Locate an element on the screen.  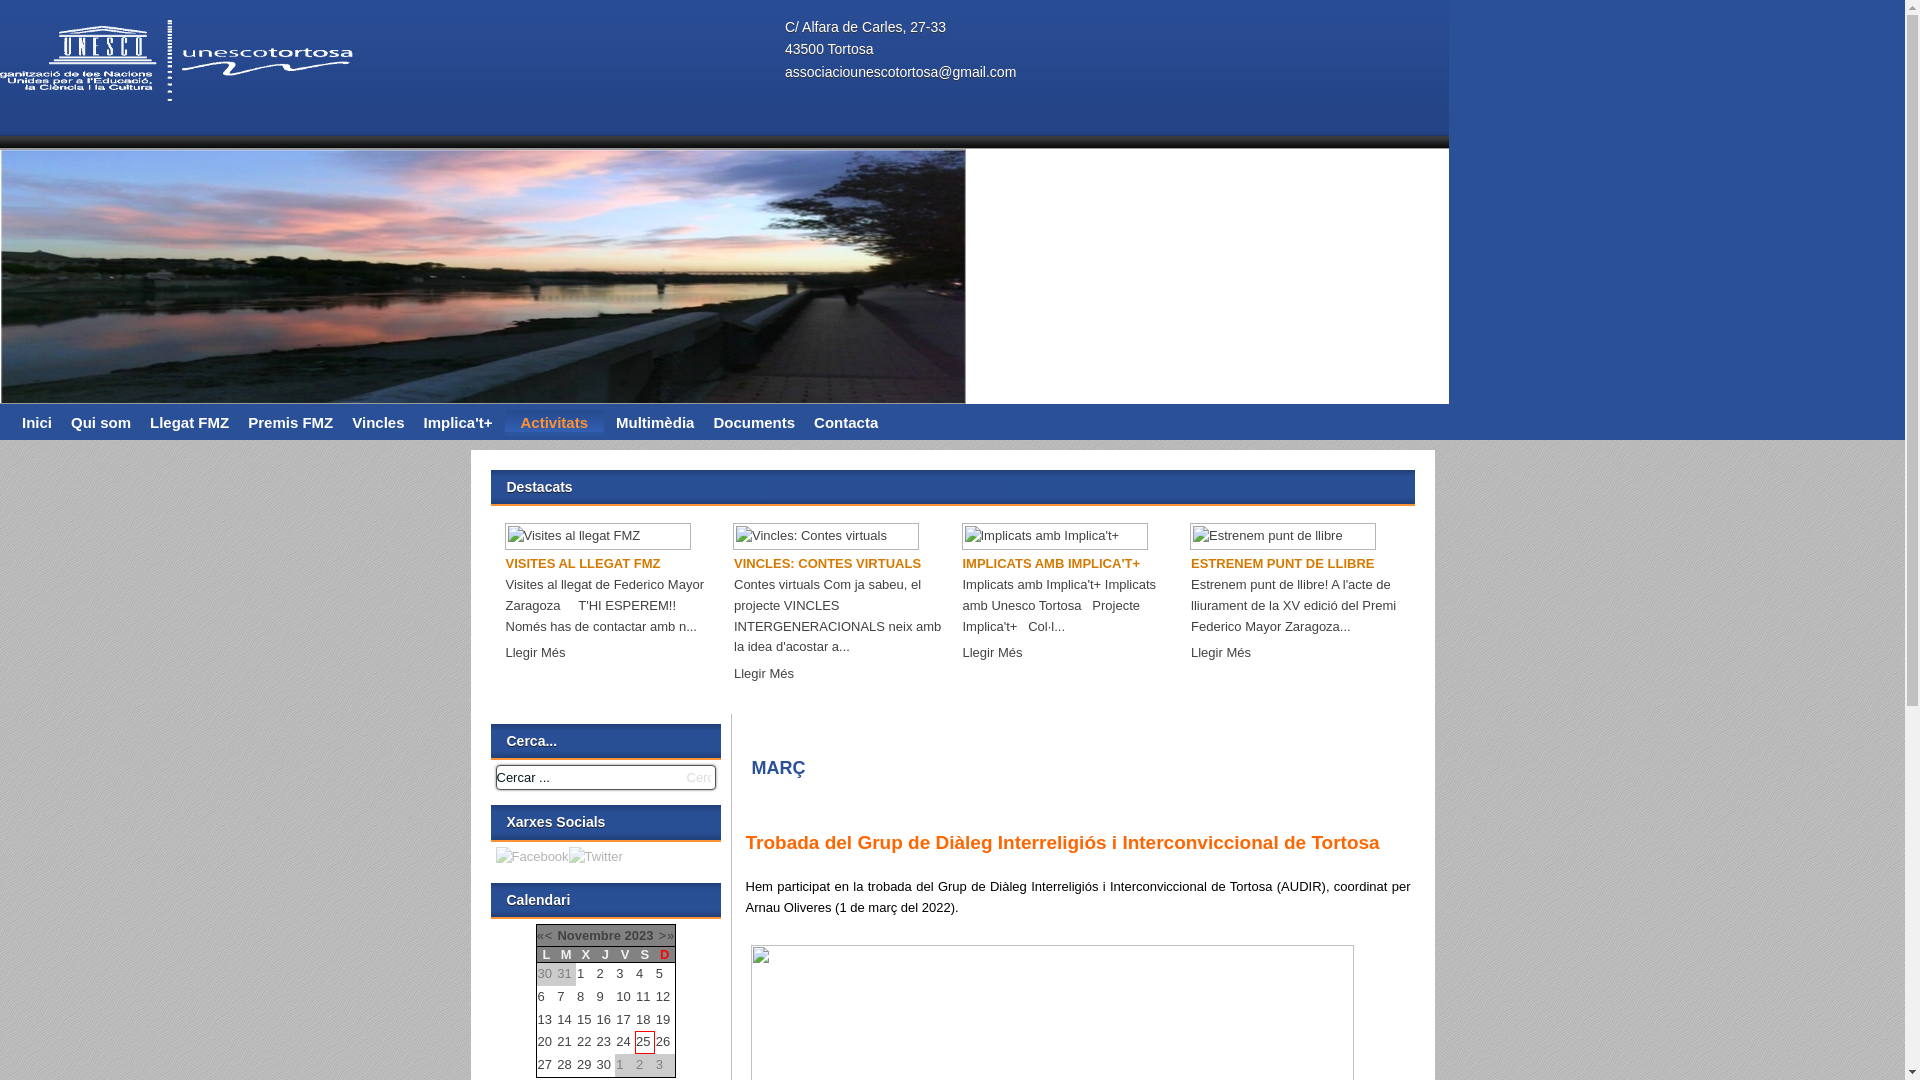
'Implica't+' is located at coordinates (456, 422).